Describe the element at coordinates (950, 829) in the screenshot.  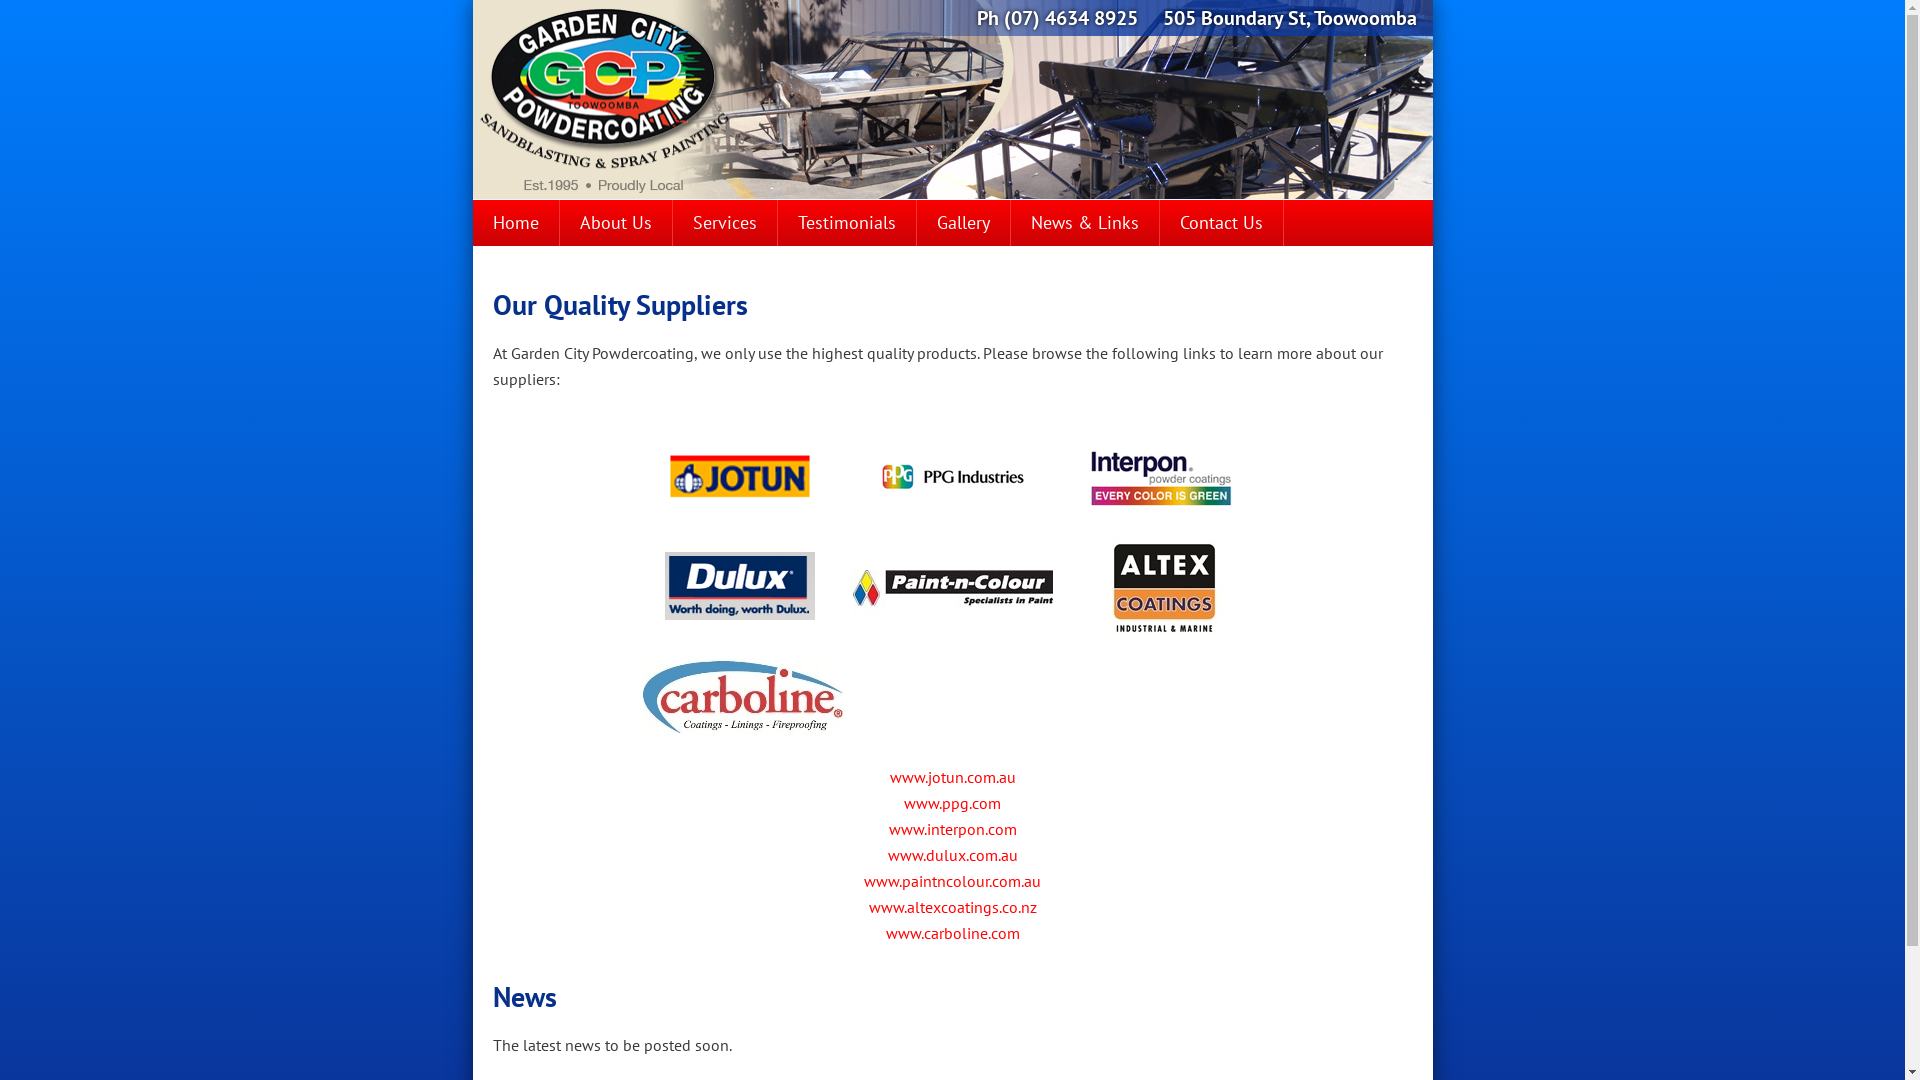
I see `'www.interpon.com'` at that location.